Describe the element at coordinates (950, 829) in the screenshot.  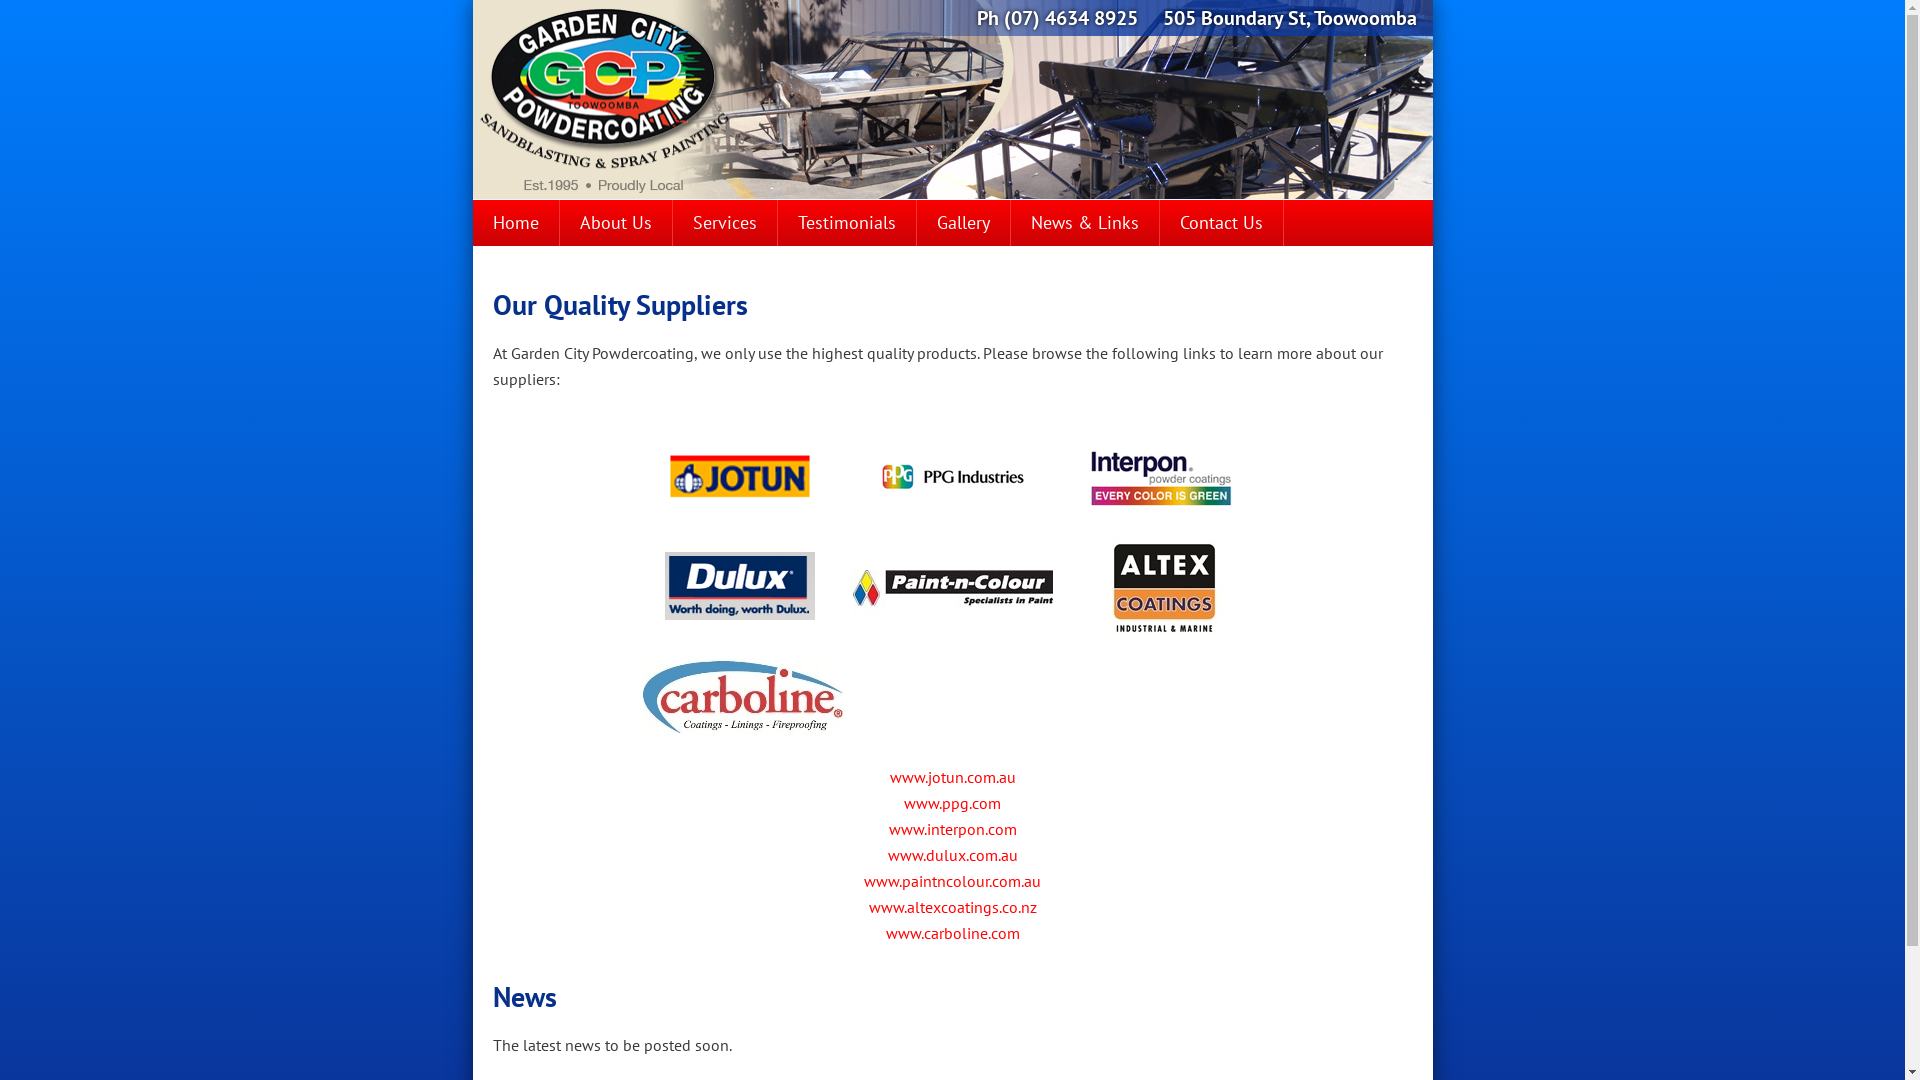
I see `'www.interpon.com'` at that location.